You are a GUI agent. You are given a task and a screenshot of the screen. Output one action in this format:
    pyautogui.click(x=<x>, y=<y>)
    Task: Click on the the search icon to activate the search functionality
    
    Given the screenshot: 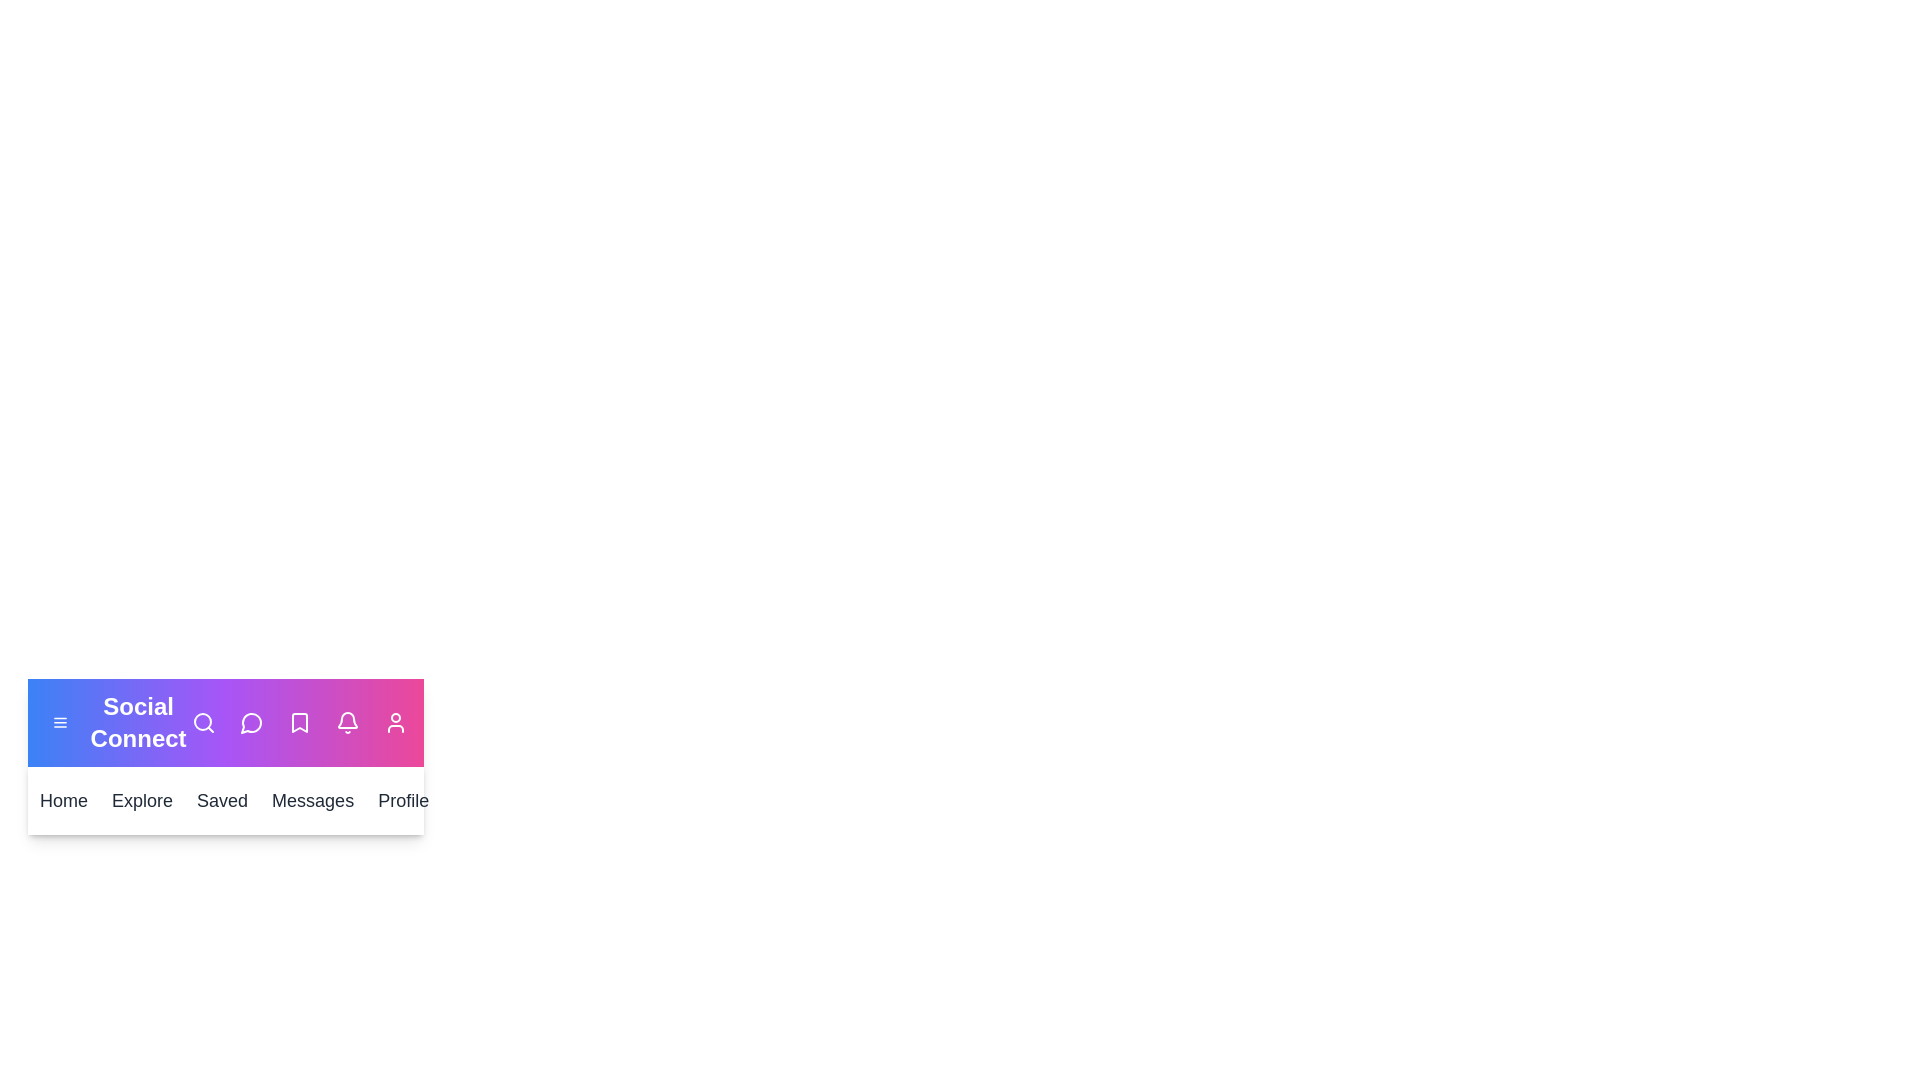 What is the action you would take?
    pyautogui.click(x=203, y=722)
    